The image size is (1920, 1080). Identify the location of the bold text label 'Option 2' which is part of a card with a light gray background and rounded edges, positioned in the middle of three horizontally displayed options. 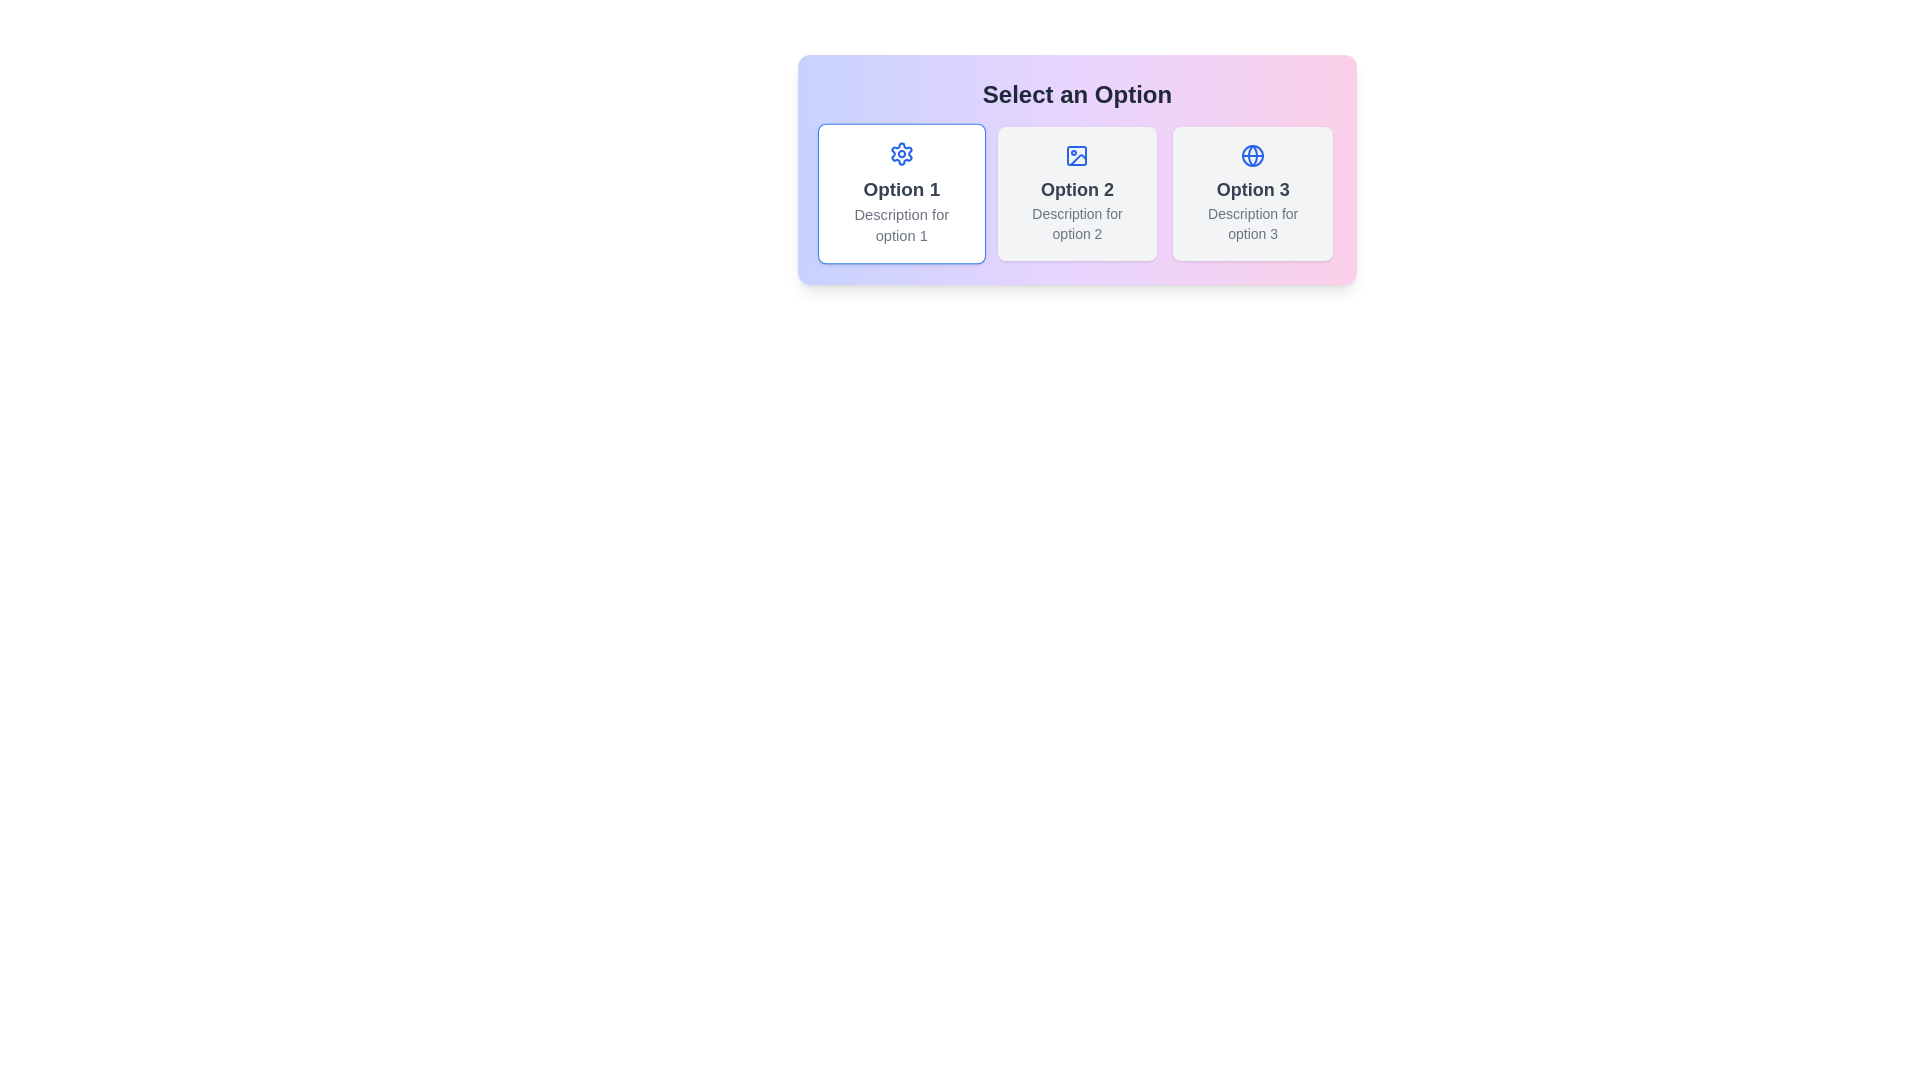
(1076, 189).